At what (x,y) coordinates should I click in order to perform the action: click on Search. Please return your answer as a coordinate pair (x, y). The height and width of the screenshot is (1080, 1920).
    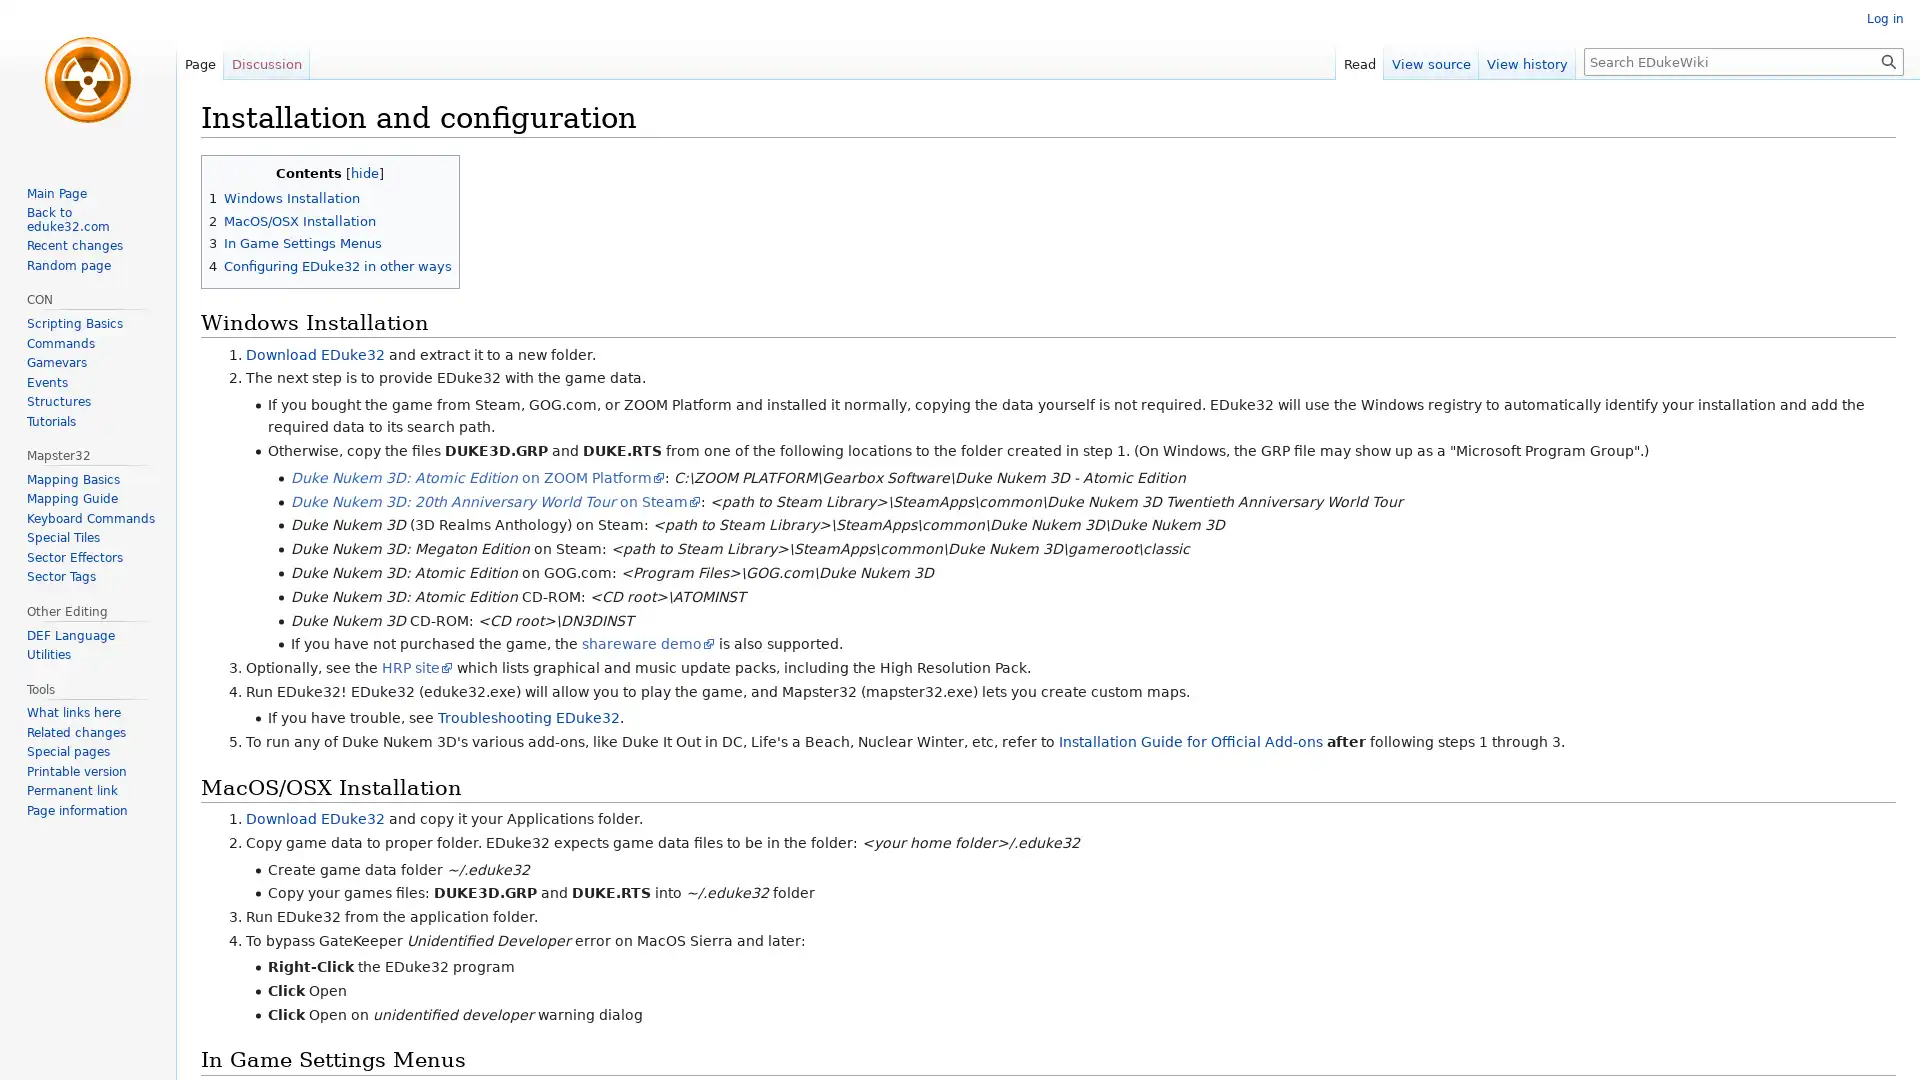
    Looking at the image, I should click on (1888, 60).